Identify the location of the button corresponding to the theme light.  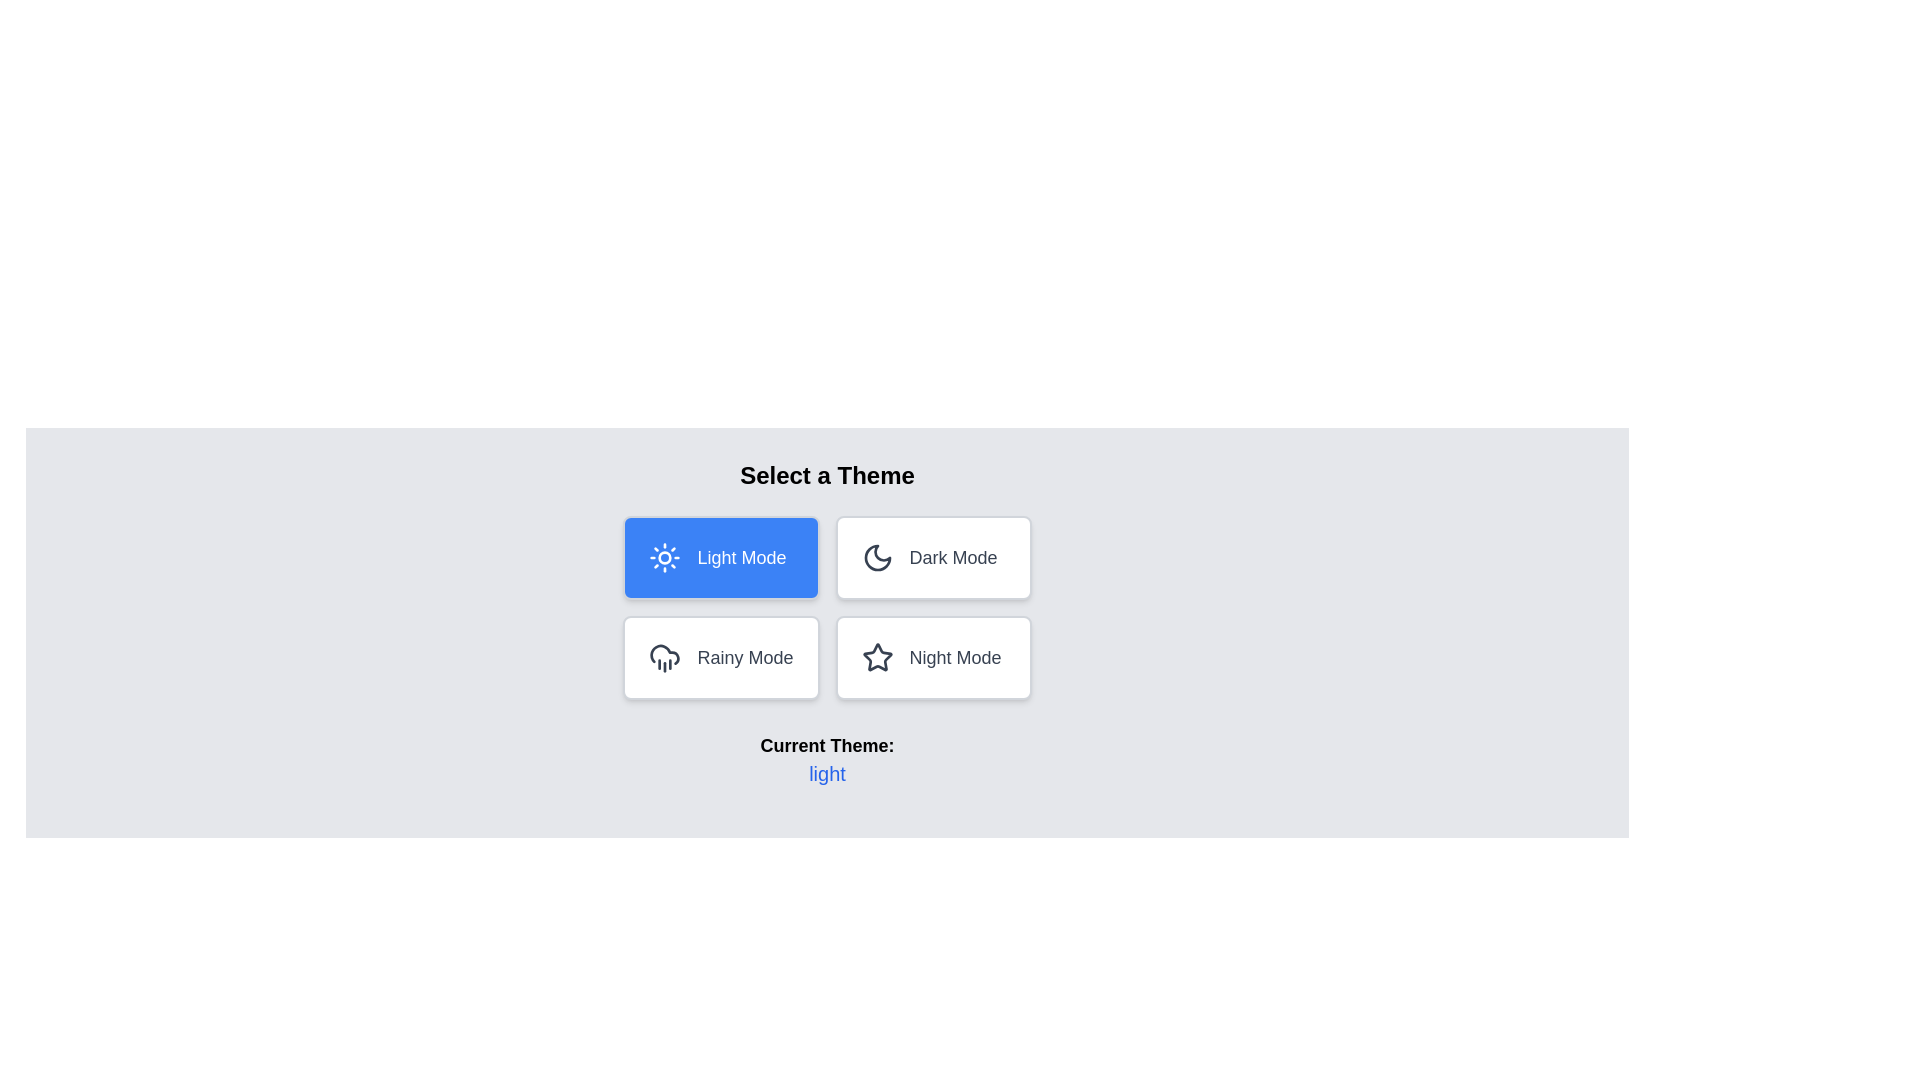
(720, 558).